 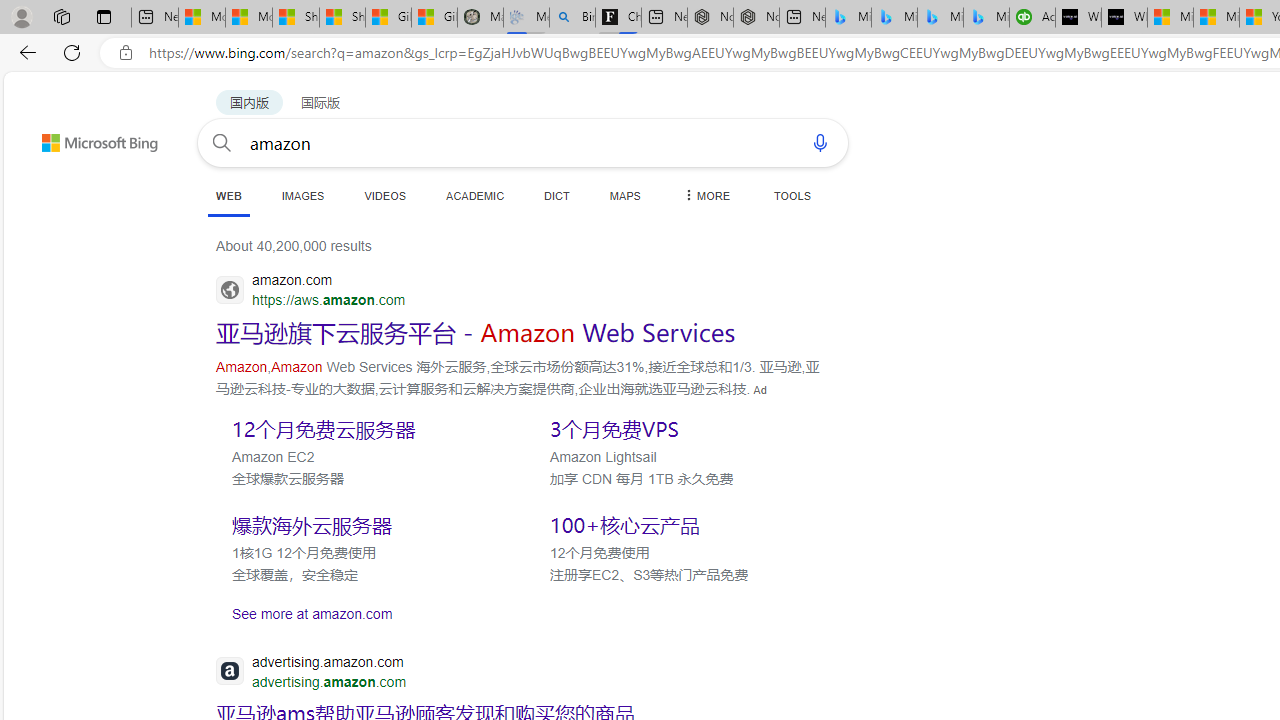 I want to click on 'Chloe Sorvino', so click(x=617, y=17).